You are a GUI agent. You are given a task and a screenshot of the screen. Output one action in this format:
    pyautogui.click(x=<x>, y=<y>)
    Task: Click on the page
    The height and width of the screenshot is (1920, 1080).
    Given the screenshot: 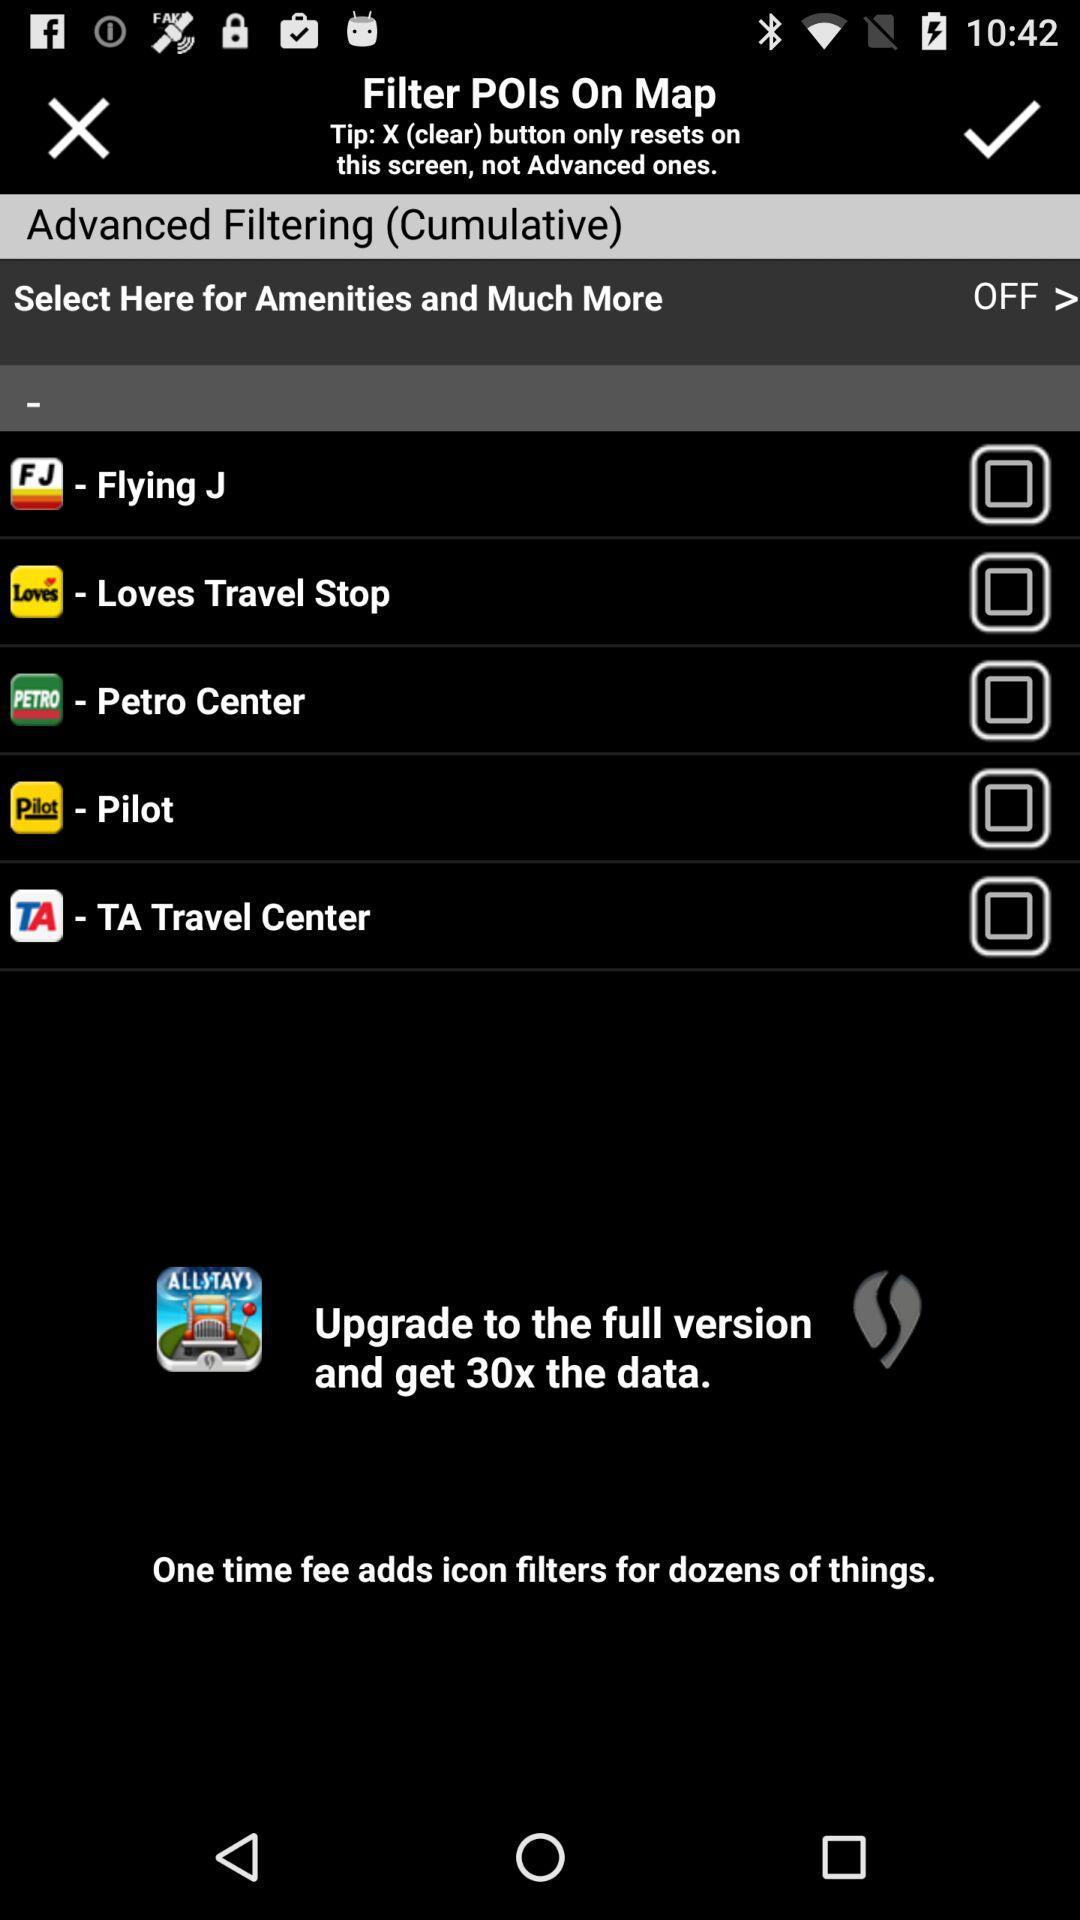 What is the action you would take?
    pyautogui.click(x=77, y=127)
    